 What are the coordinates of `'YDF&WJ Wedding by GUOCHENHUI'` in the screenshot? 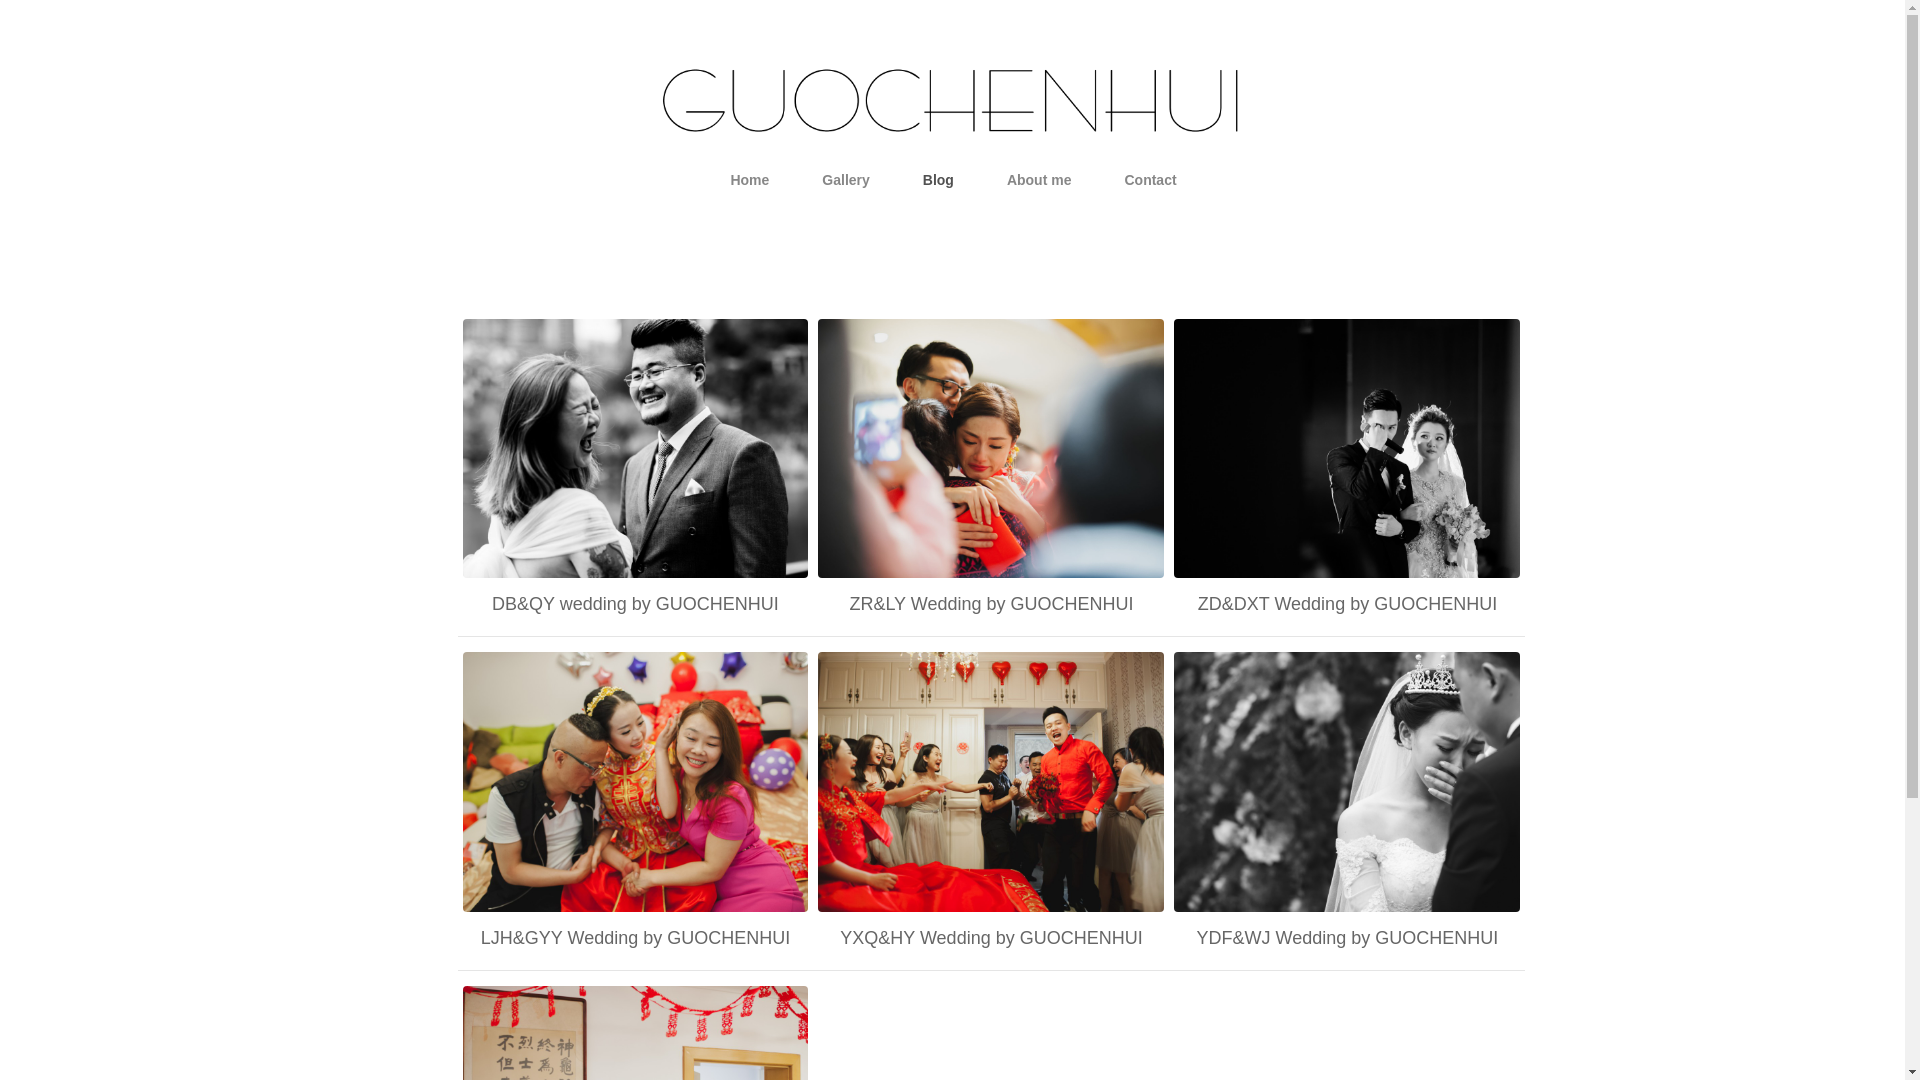 It's located at (1347, 937).